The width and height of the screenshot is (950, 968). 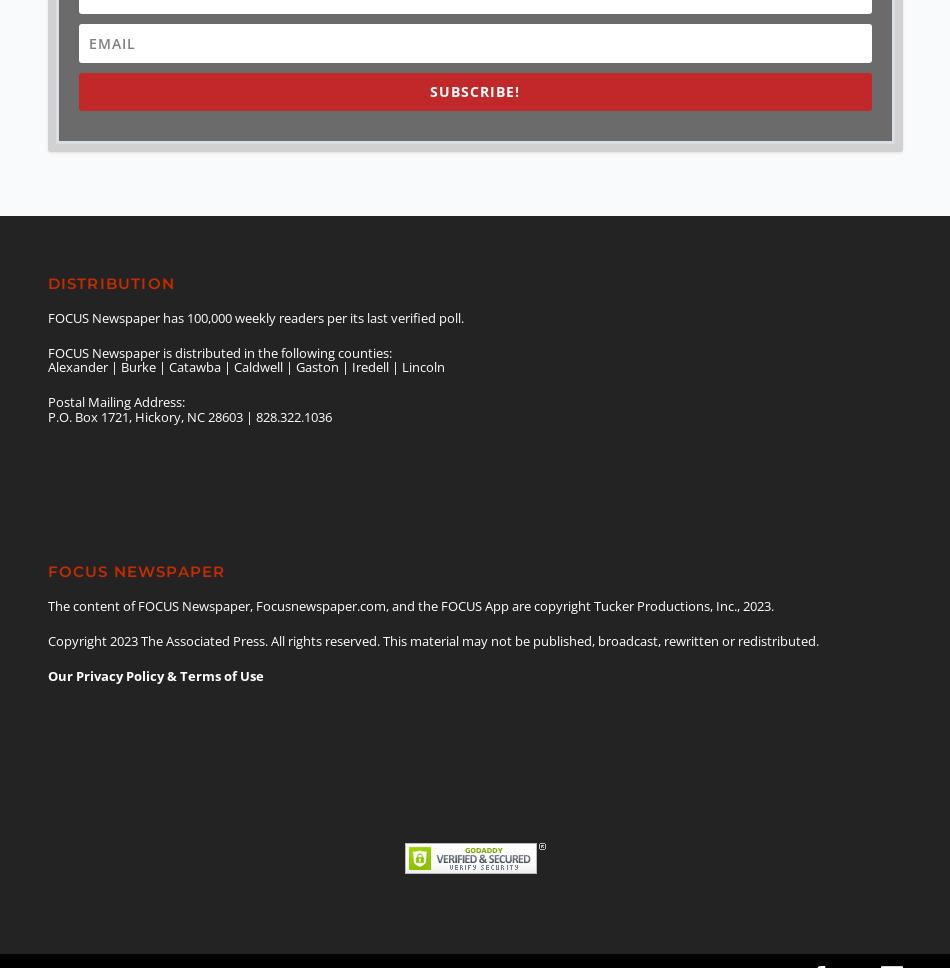 What do you see at coordinates (409, 605) in the screenshot?
I see `'The content of FOCUS Newspaper, Focusnewspaper.com, and the FOCUS App are copyright Tucker Productions, Inc., 2023.'` at bounding box center [409, 605].